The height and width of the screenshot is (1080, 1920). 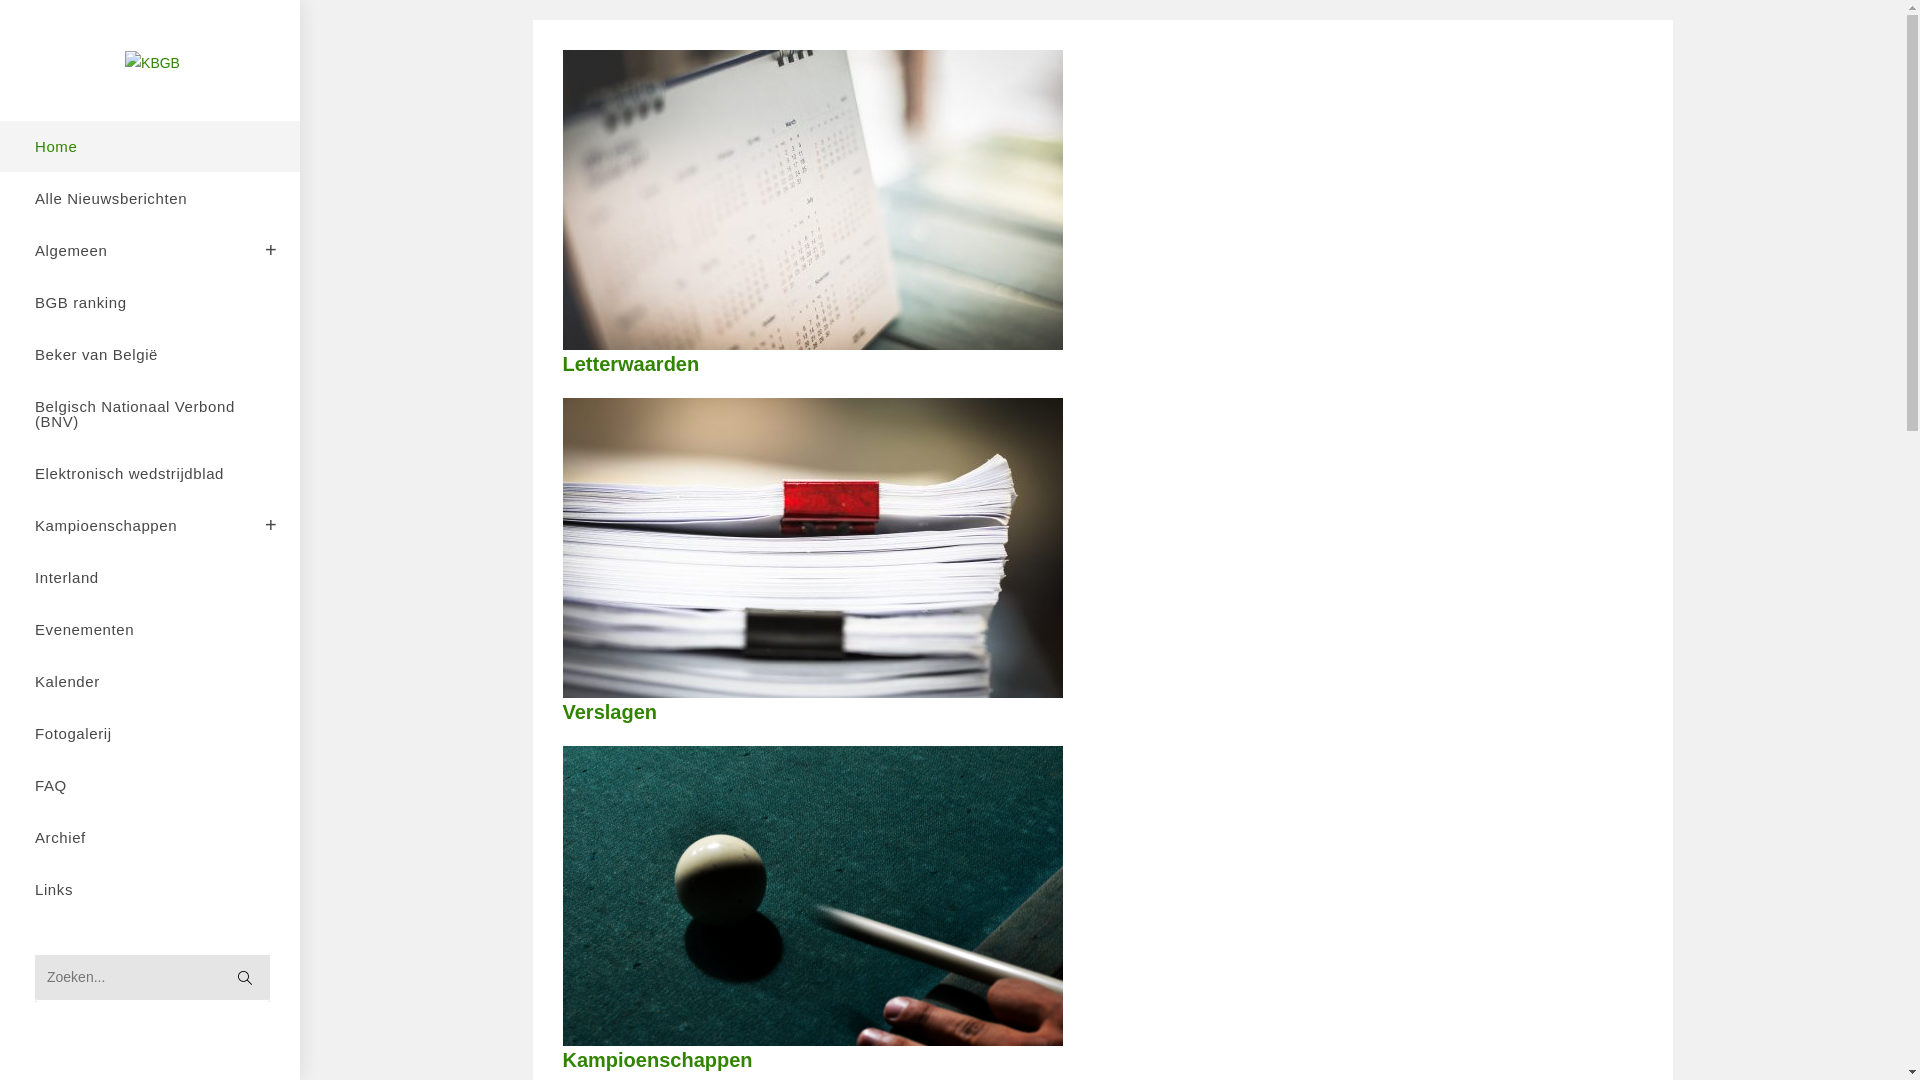 What do you see at coordinates (148, 198) in the screenshot?
I see `'Alle Nieuwsberichten'` at bounding box center [148, 198].